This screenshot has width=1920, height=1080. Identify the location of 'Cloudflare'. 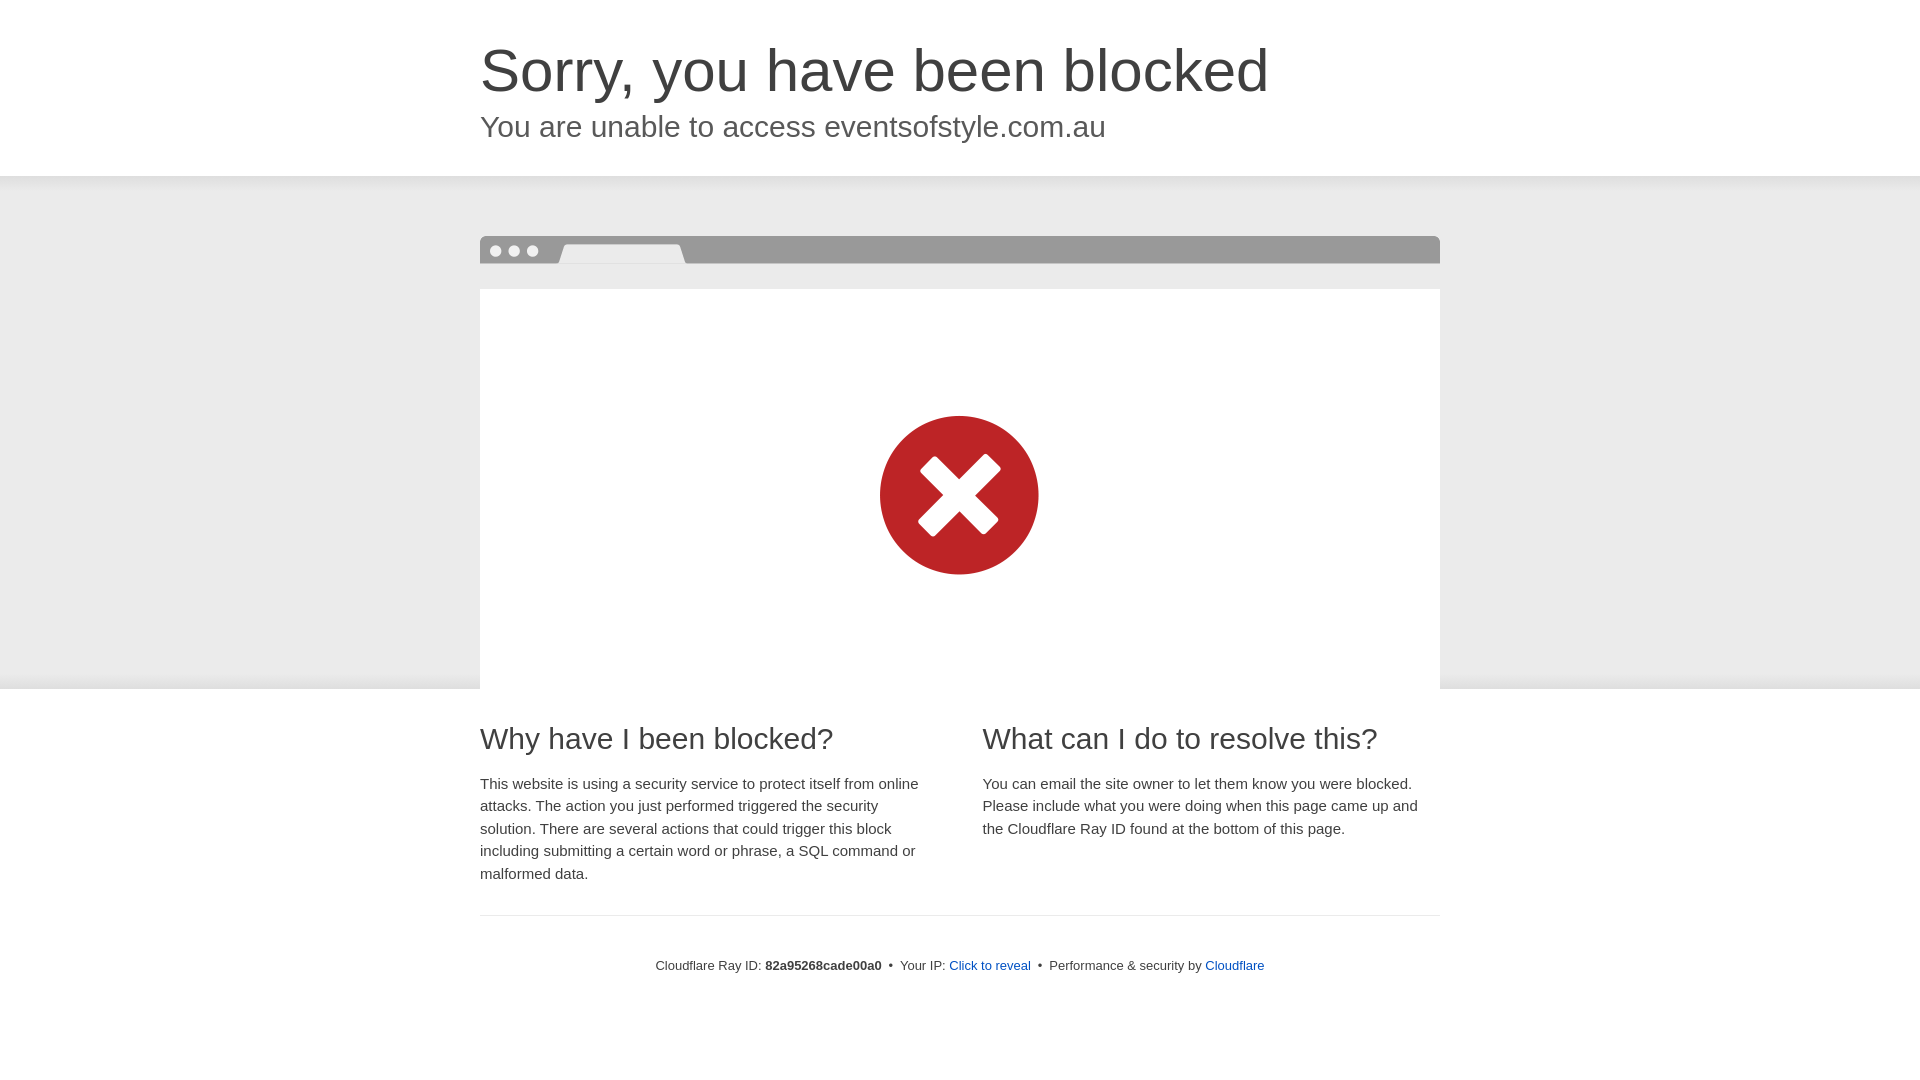
(1233, 964).